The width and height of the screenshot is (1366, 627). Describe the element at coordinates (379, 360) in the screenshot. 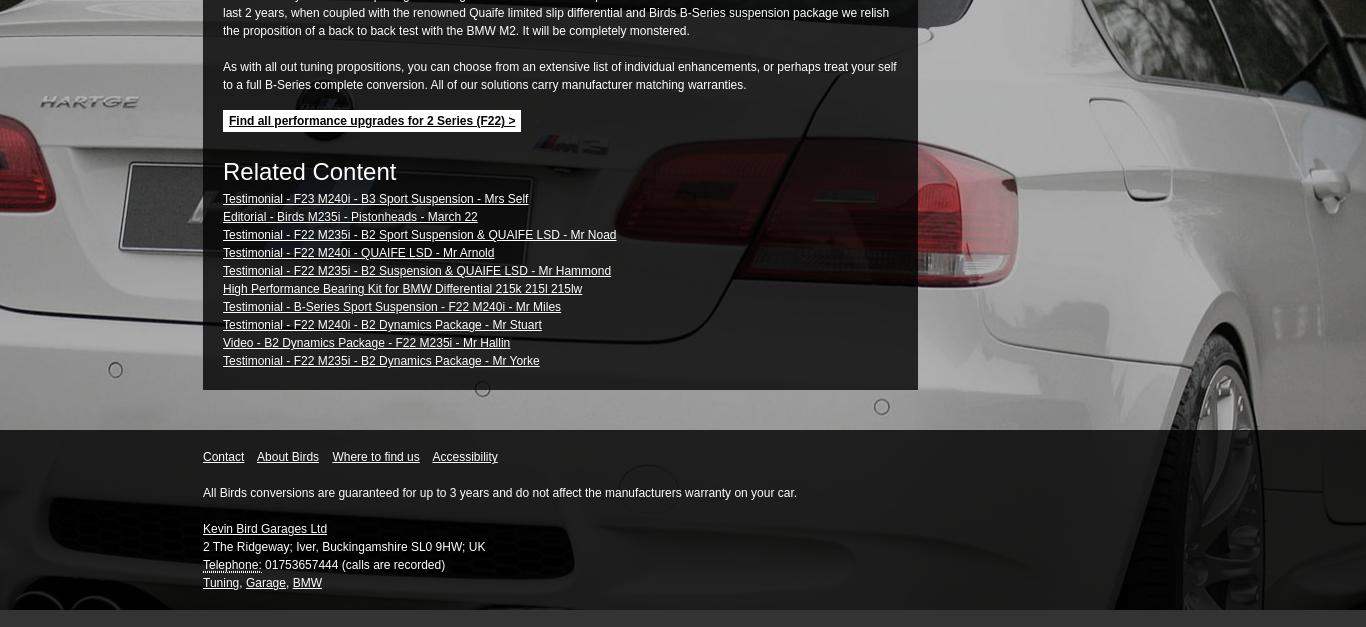

I see `'Testimonial - F22 M235i - B2 Dynamics Package - Mr Yorke'` at that location.